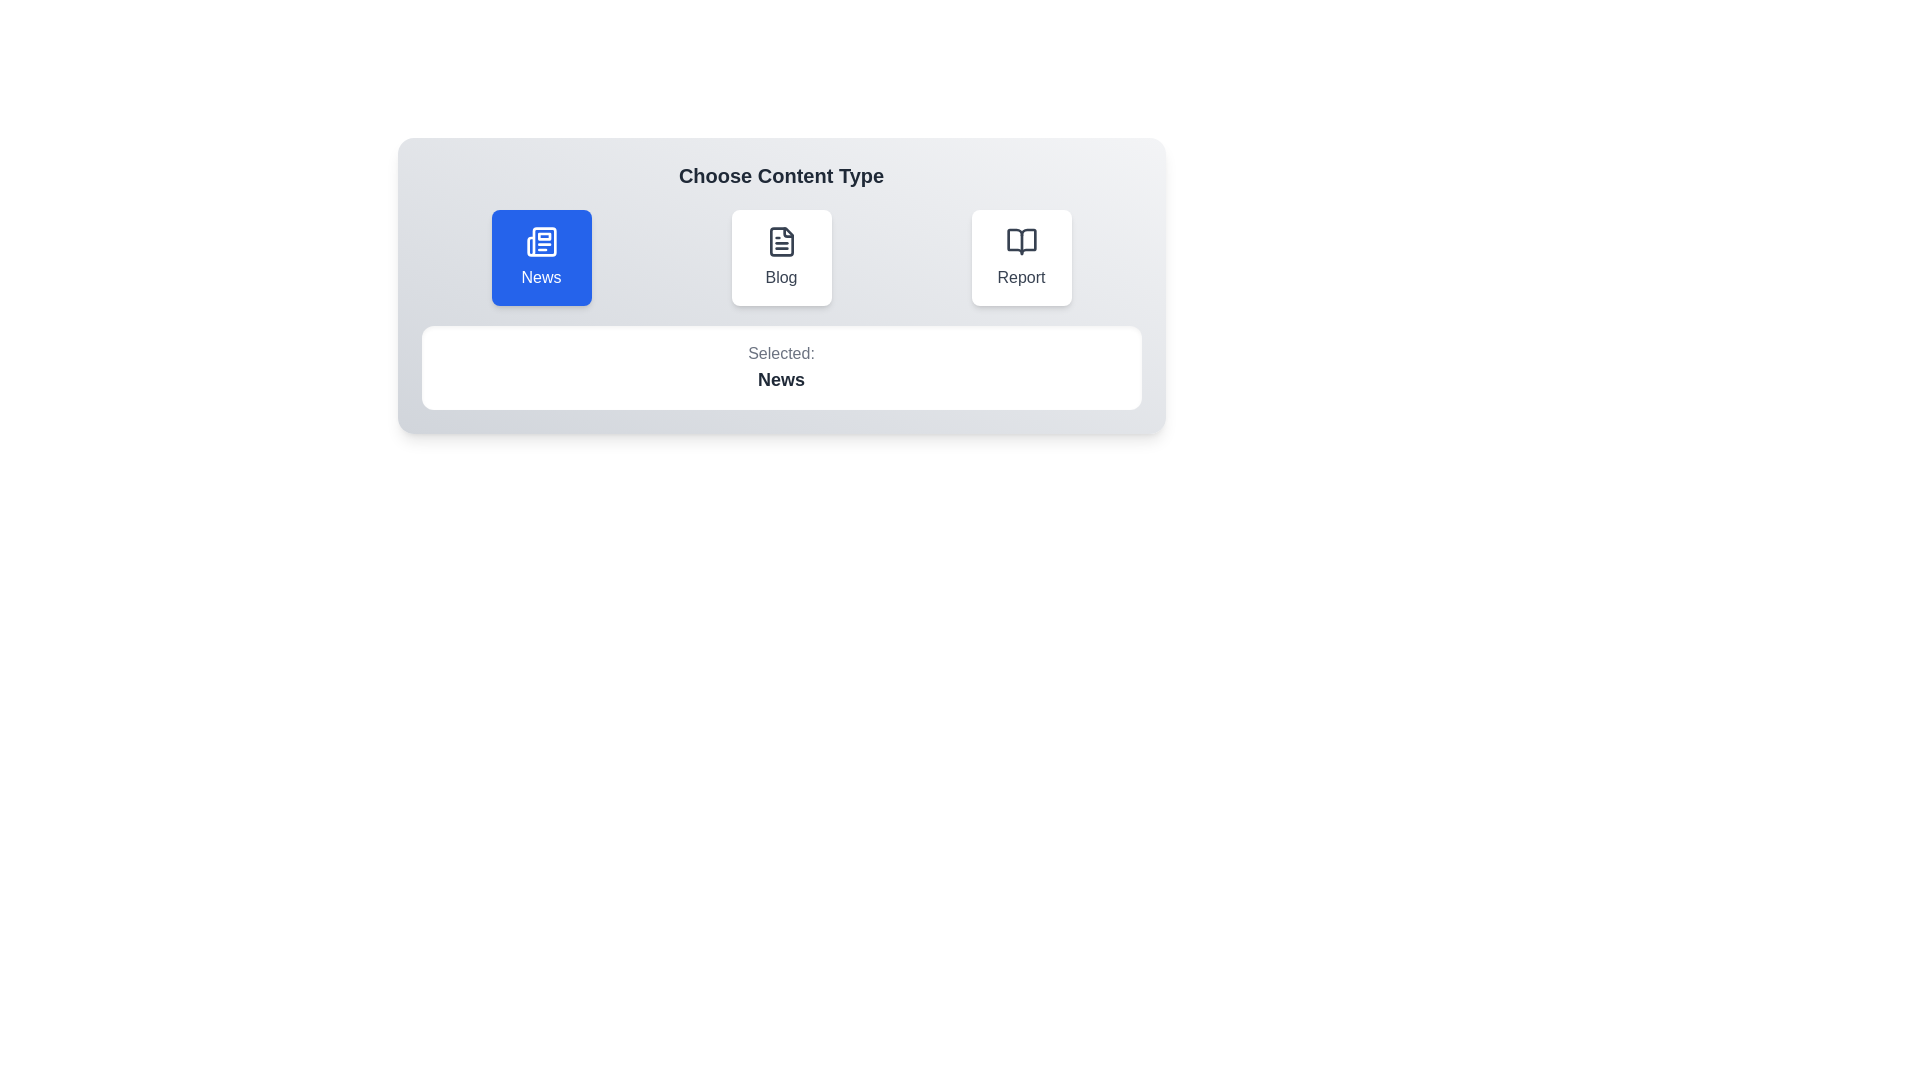  What do you see at coordinates (541, 257) in the screenshot?
I see `the News button to observe its hover effect` at bounding box center [541, 257].